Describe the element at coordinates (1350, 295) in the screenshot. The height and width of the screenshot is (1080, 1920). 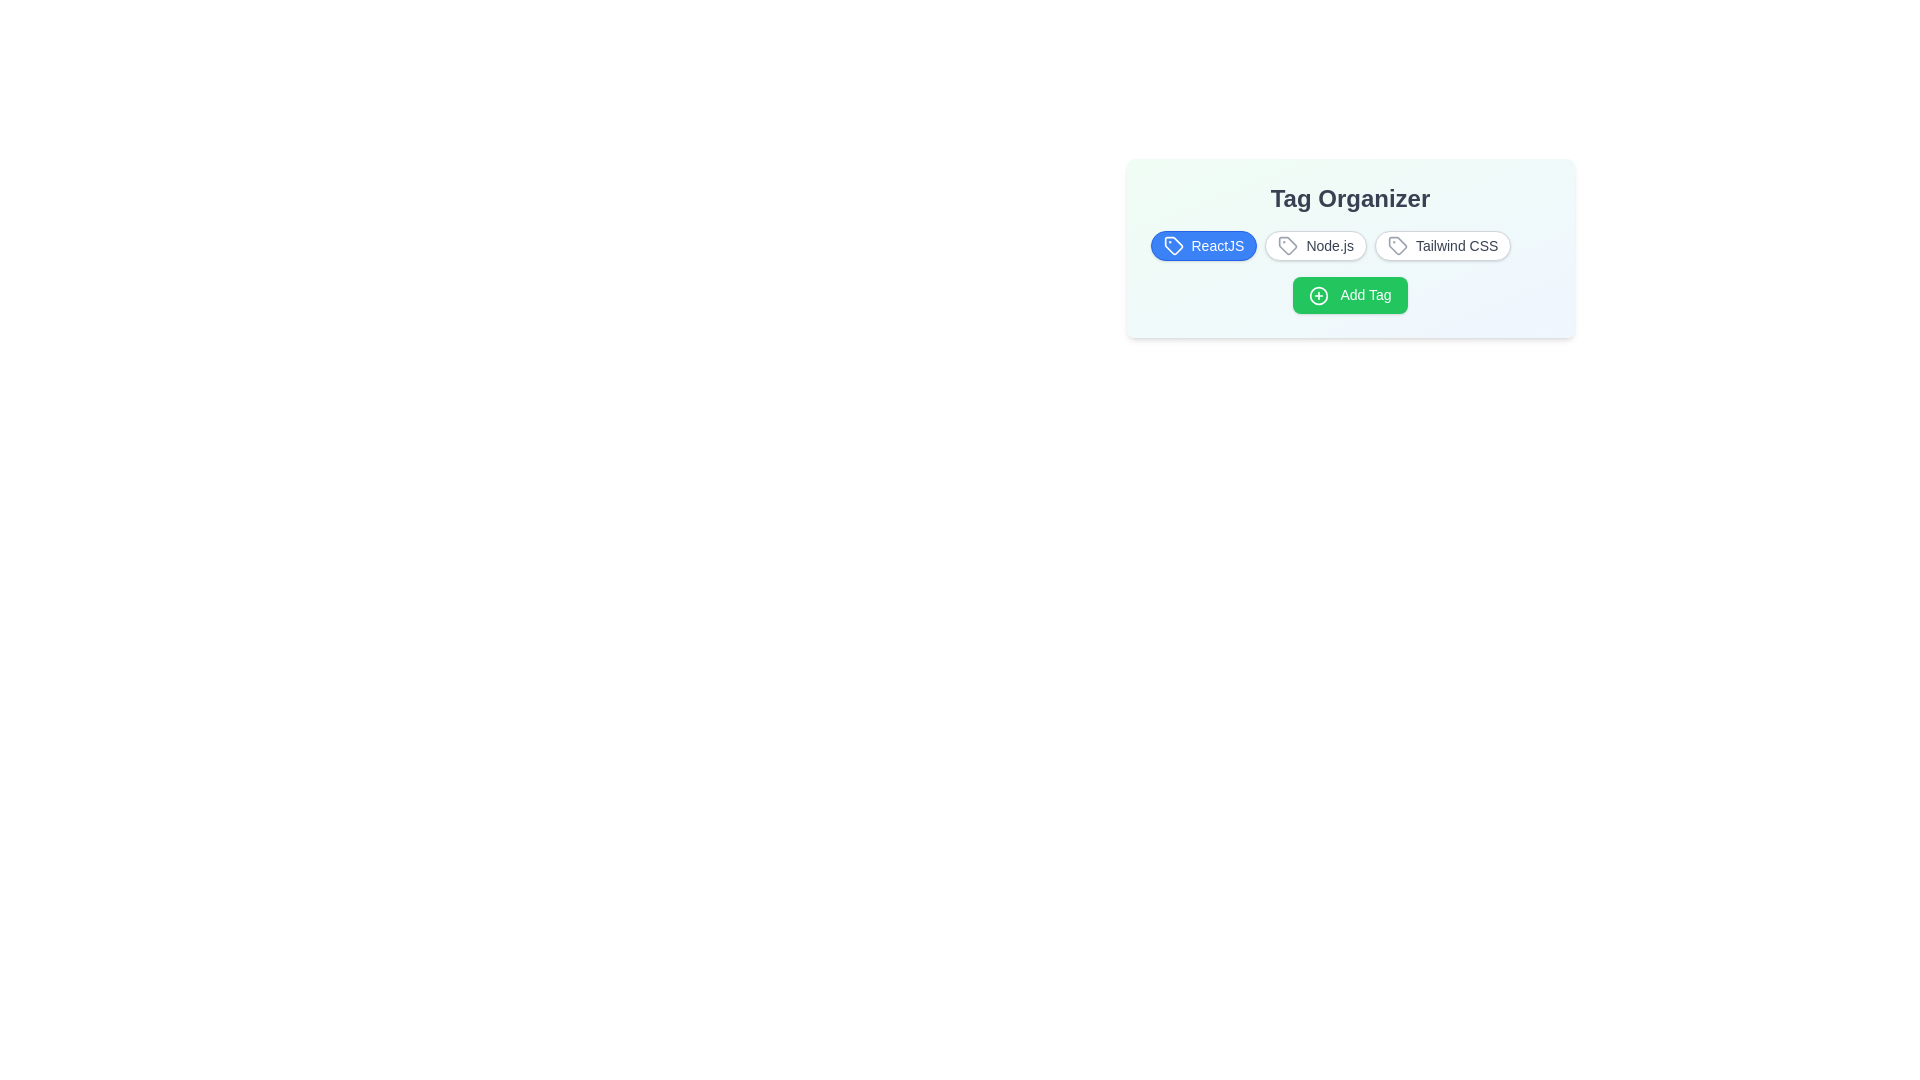
I see `the 'Add Tag' button to add a new tag` at that location.